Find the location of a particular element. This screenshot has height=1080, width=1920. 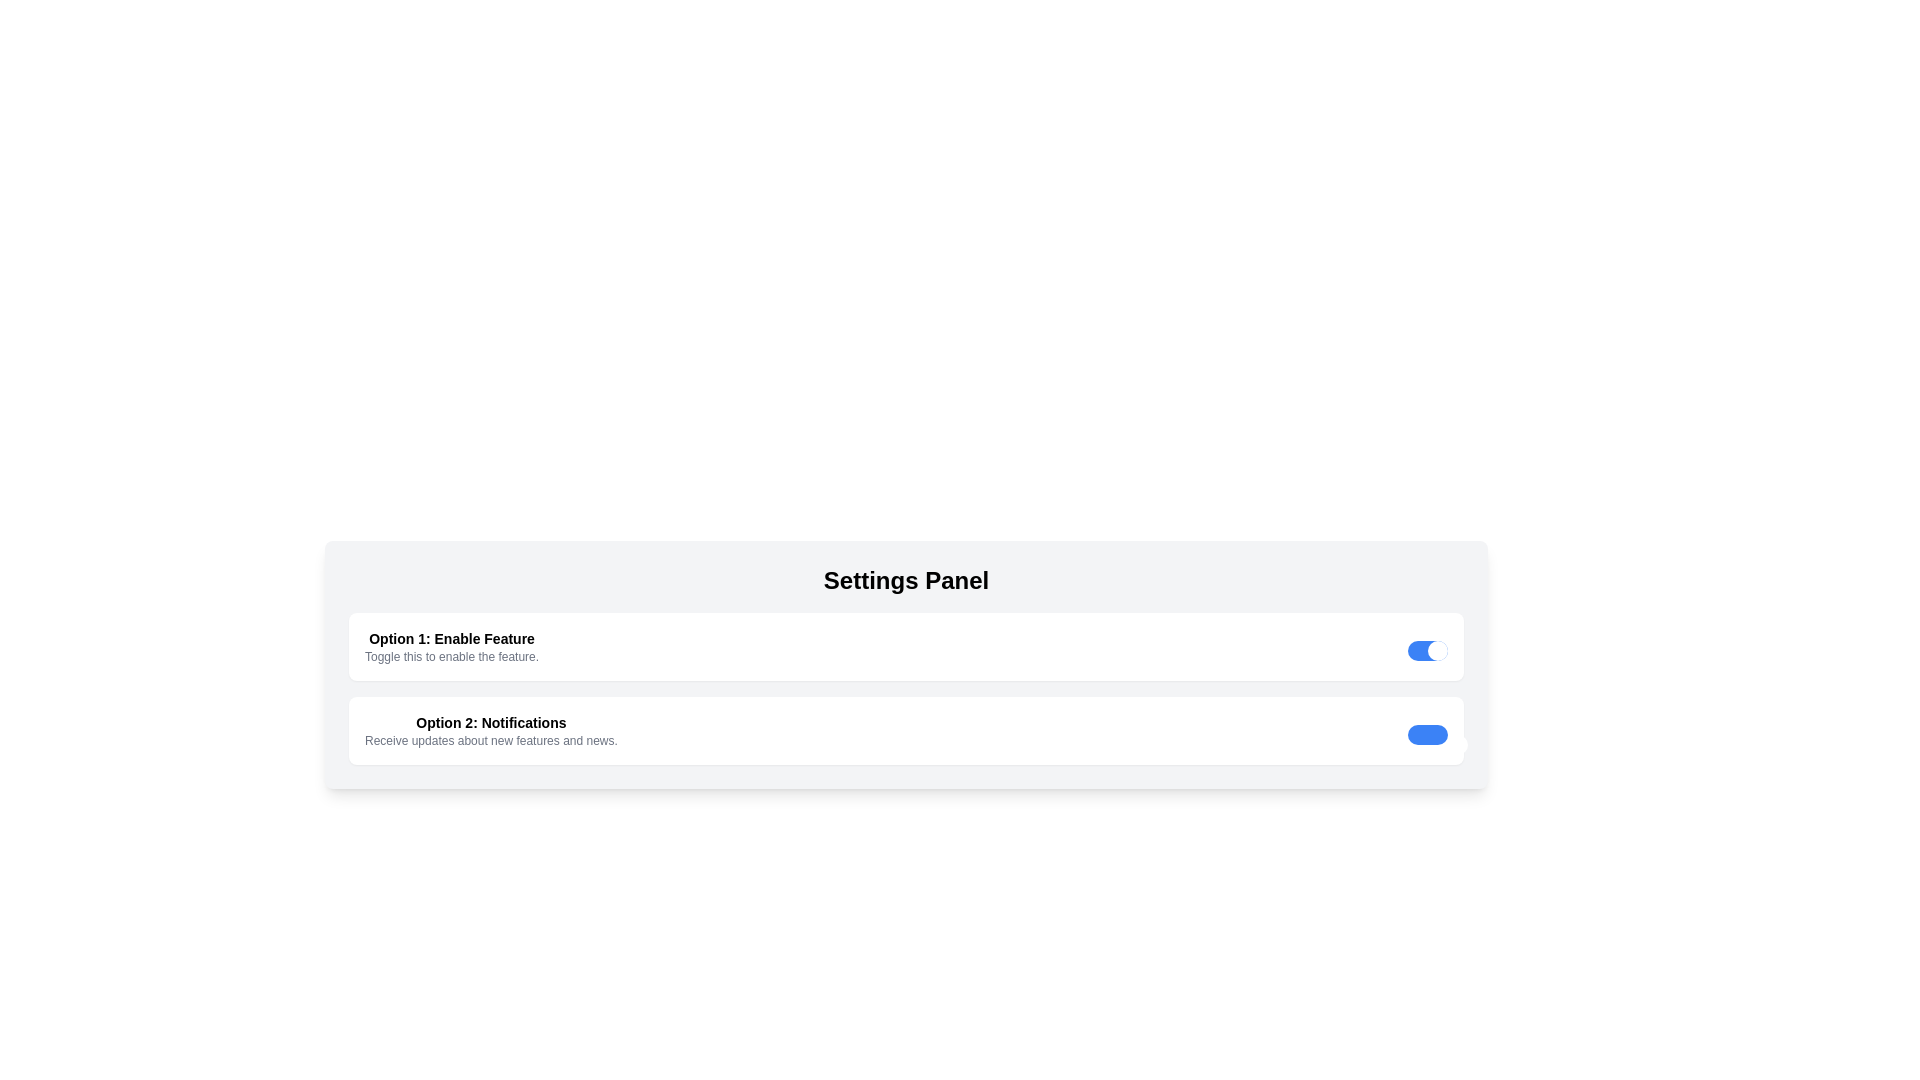

the right-hand movable knob of the toggle switch located in the settings panel is located at coordinates (1437, 651).